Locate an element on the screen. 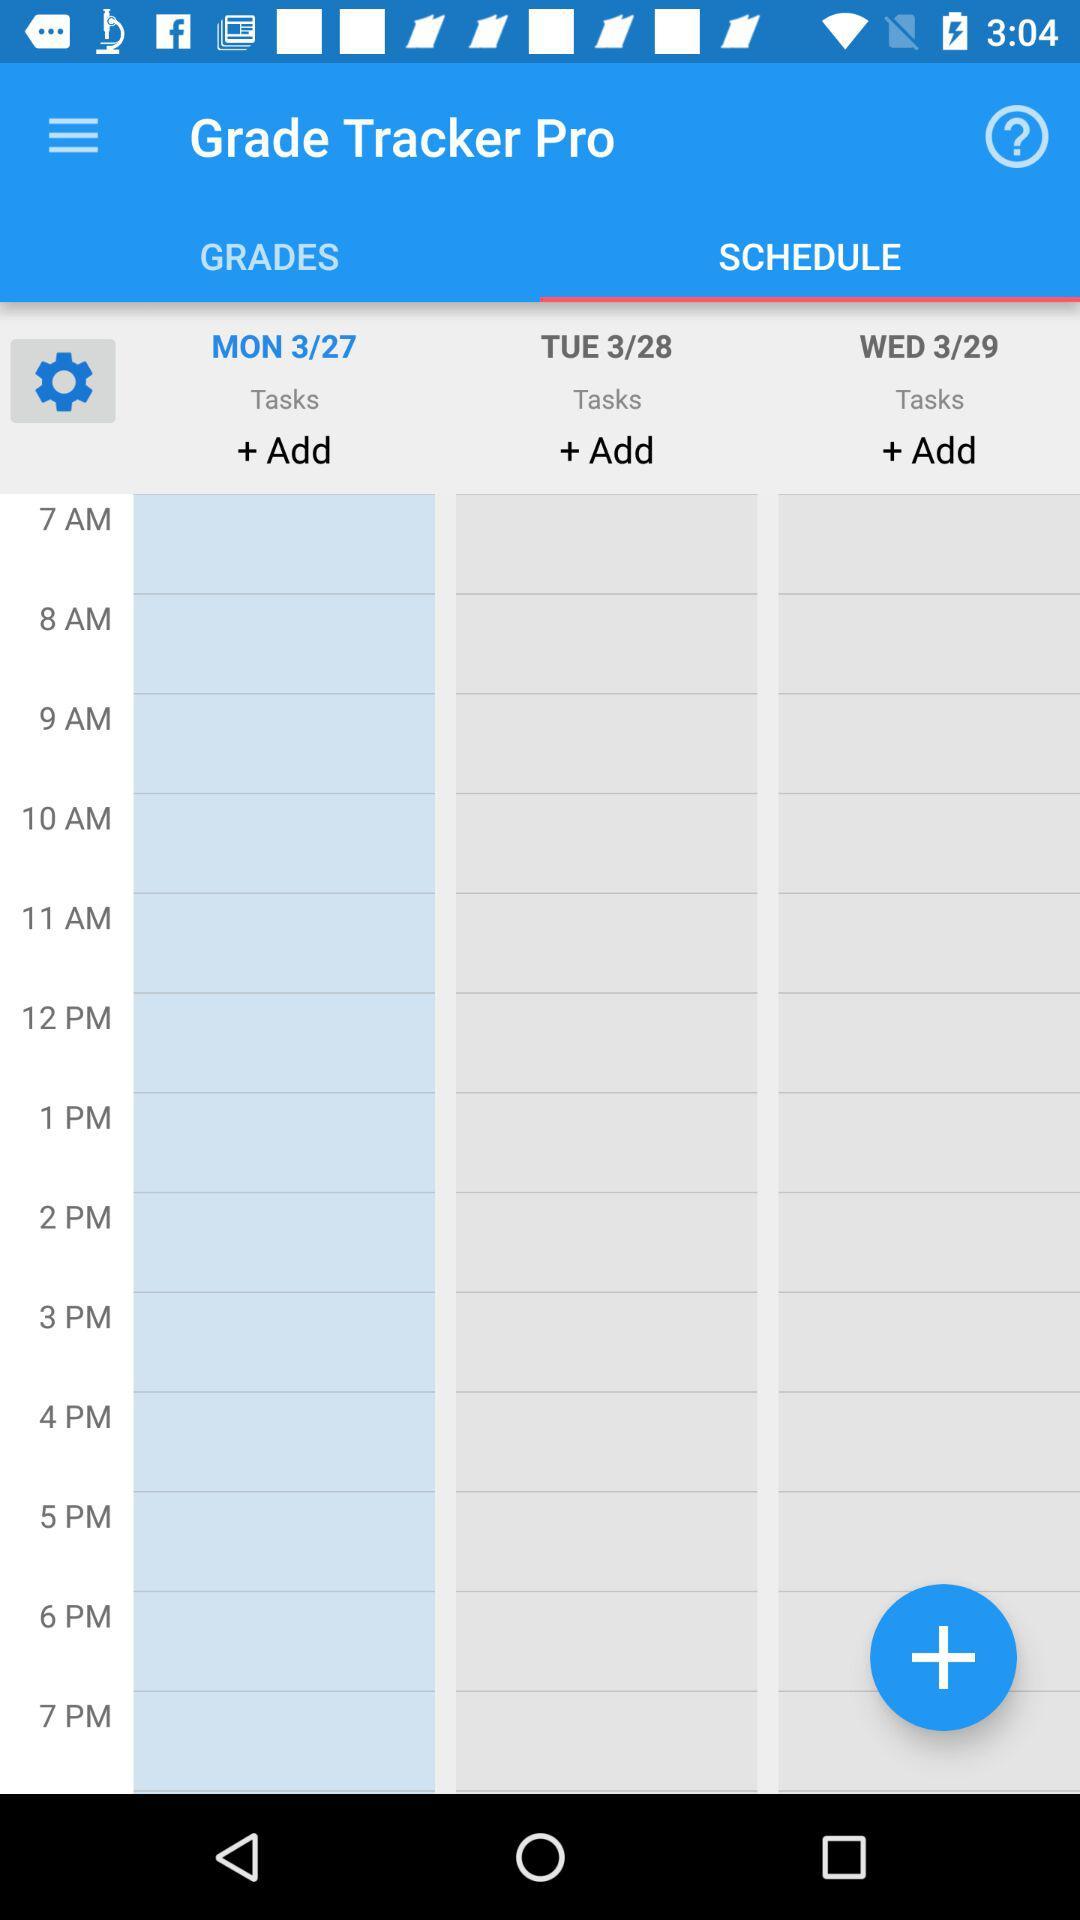 The width and height of the screenshot is (1080, 1920). setting bar is located at coordinates (61, 380).